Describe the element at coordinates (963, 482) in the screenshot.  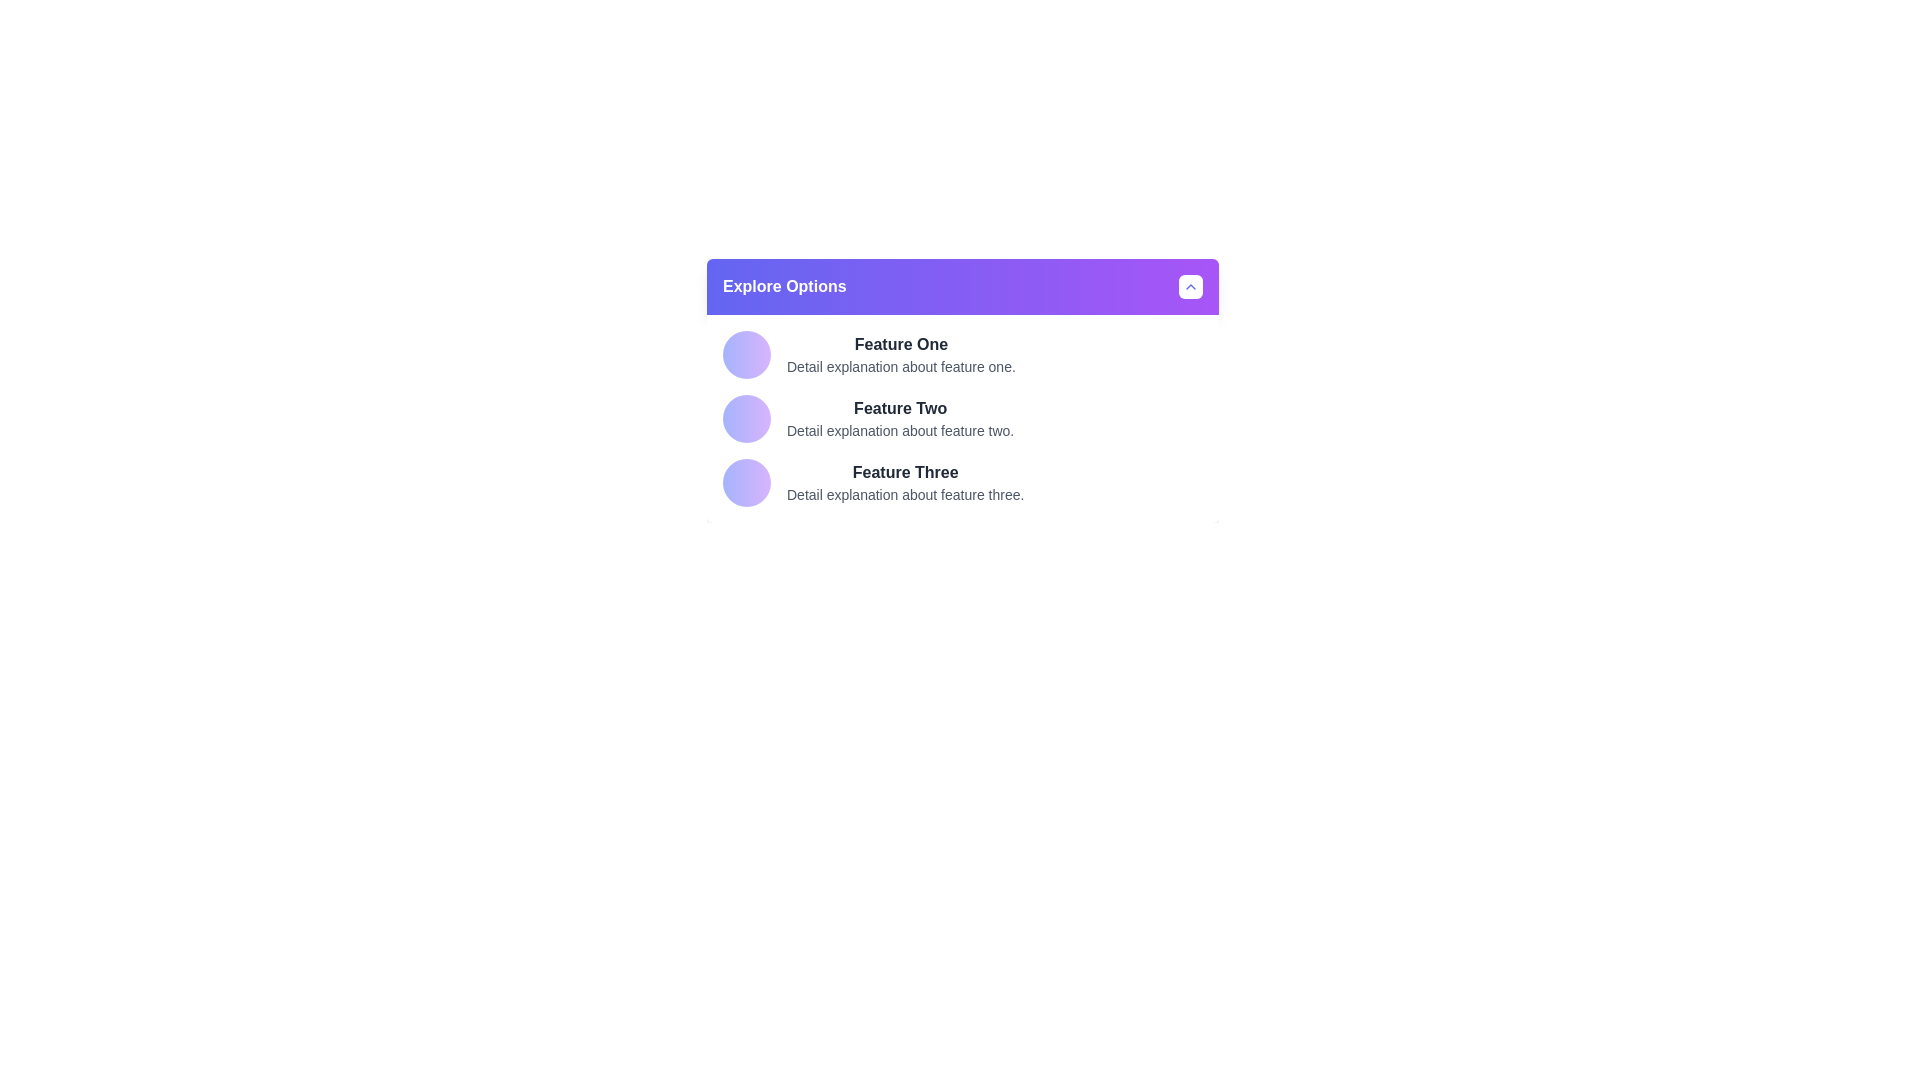
I see `the third descriptive list item containing text and an icon, which is located between 'Feature Two' and the subsequent elements in a vertically-aligned list` at that location.